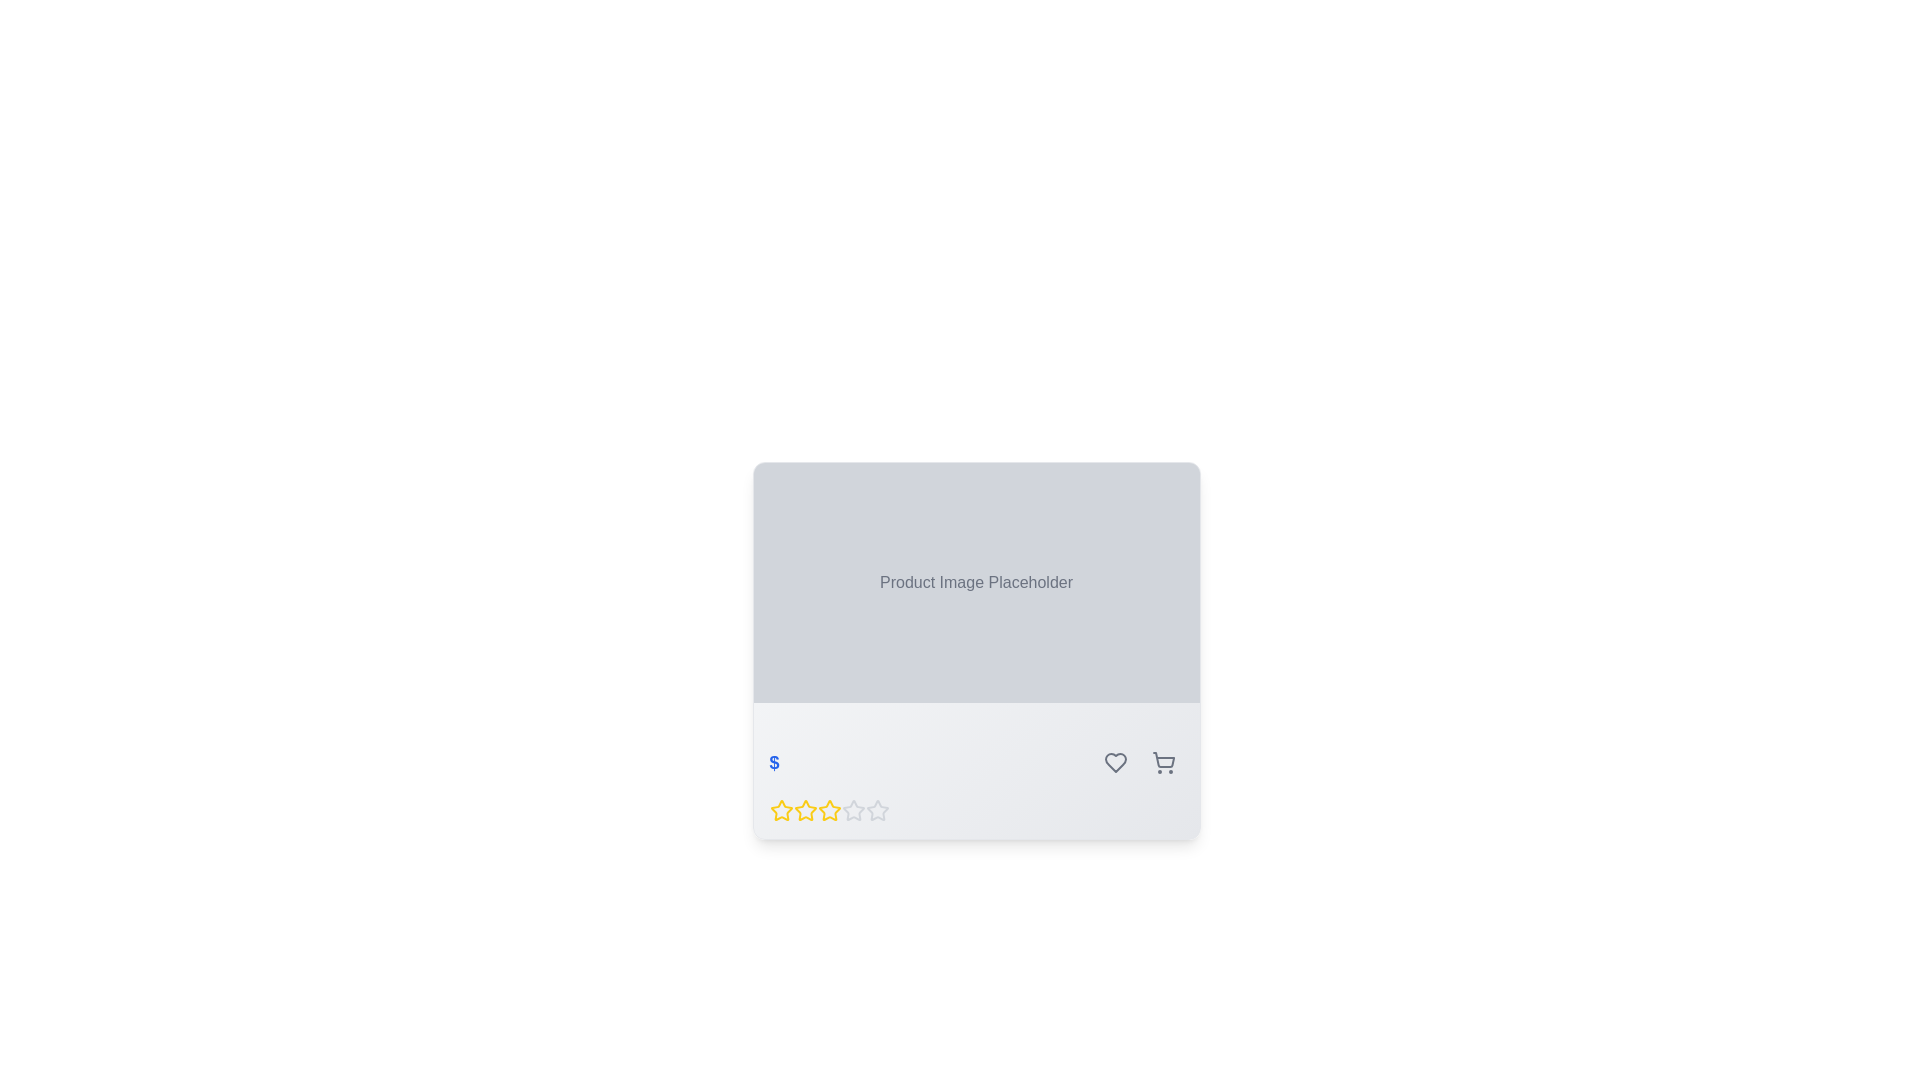 The width and height of the screenshot is (1920, 1080). I want to click on the second yellow star icon representing the rating level in the rating system located beneath the 'Product Image Placeholder' section, so click(829, 810).